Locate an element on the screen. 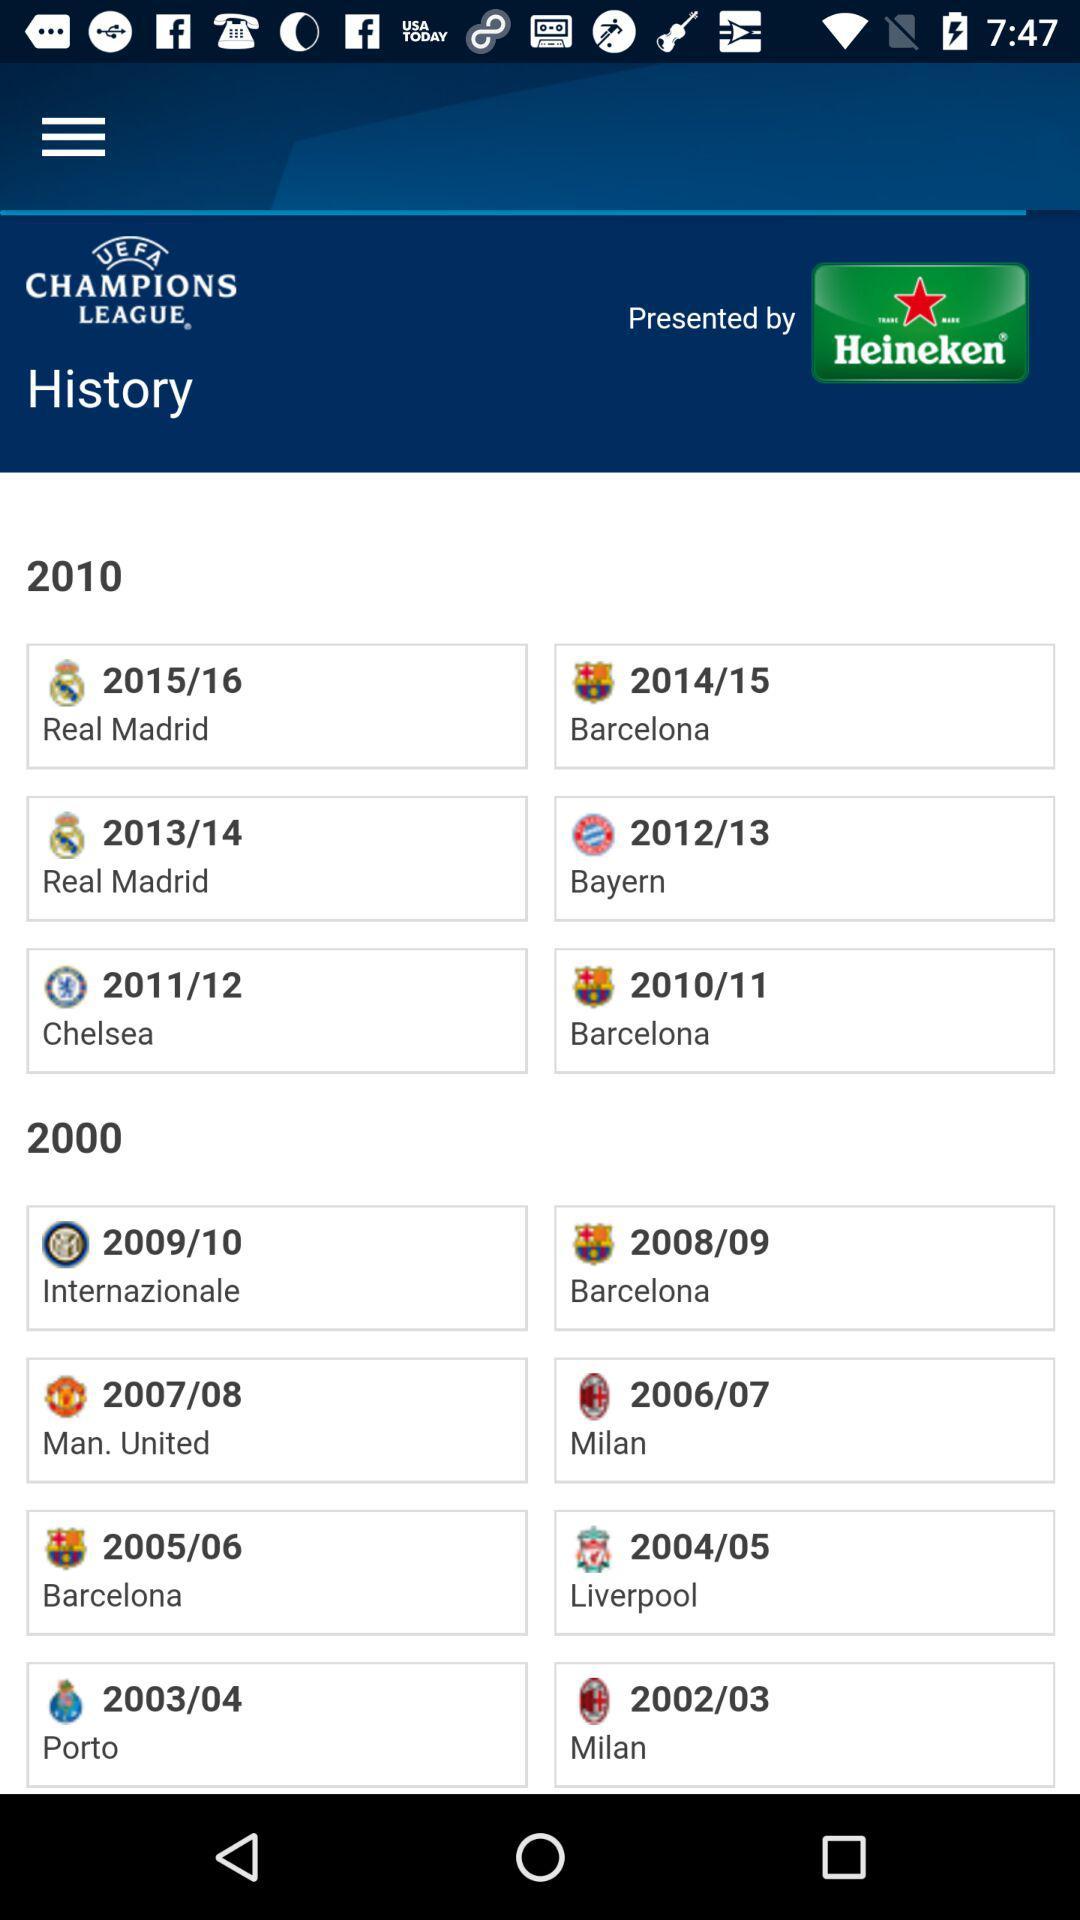 The height and width of the screenshot is (1920, 1080). showing the latest vesion is located at coordinates (540, 1002).